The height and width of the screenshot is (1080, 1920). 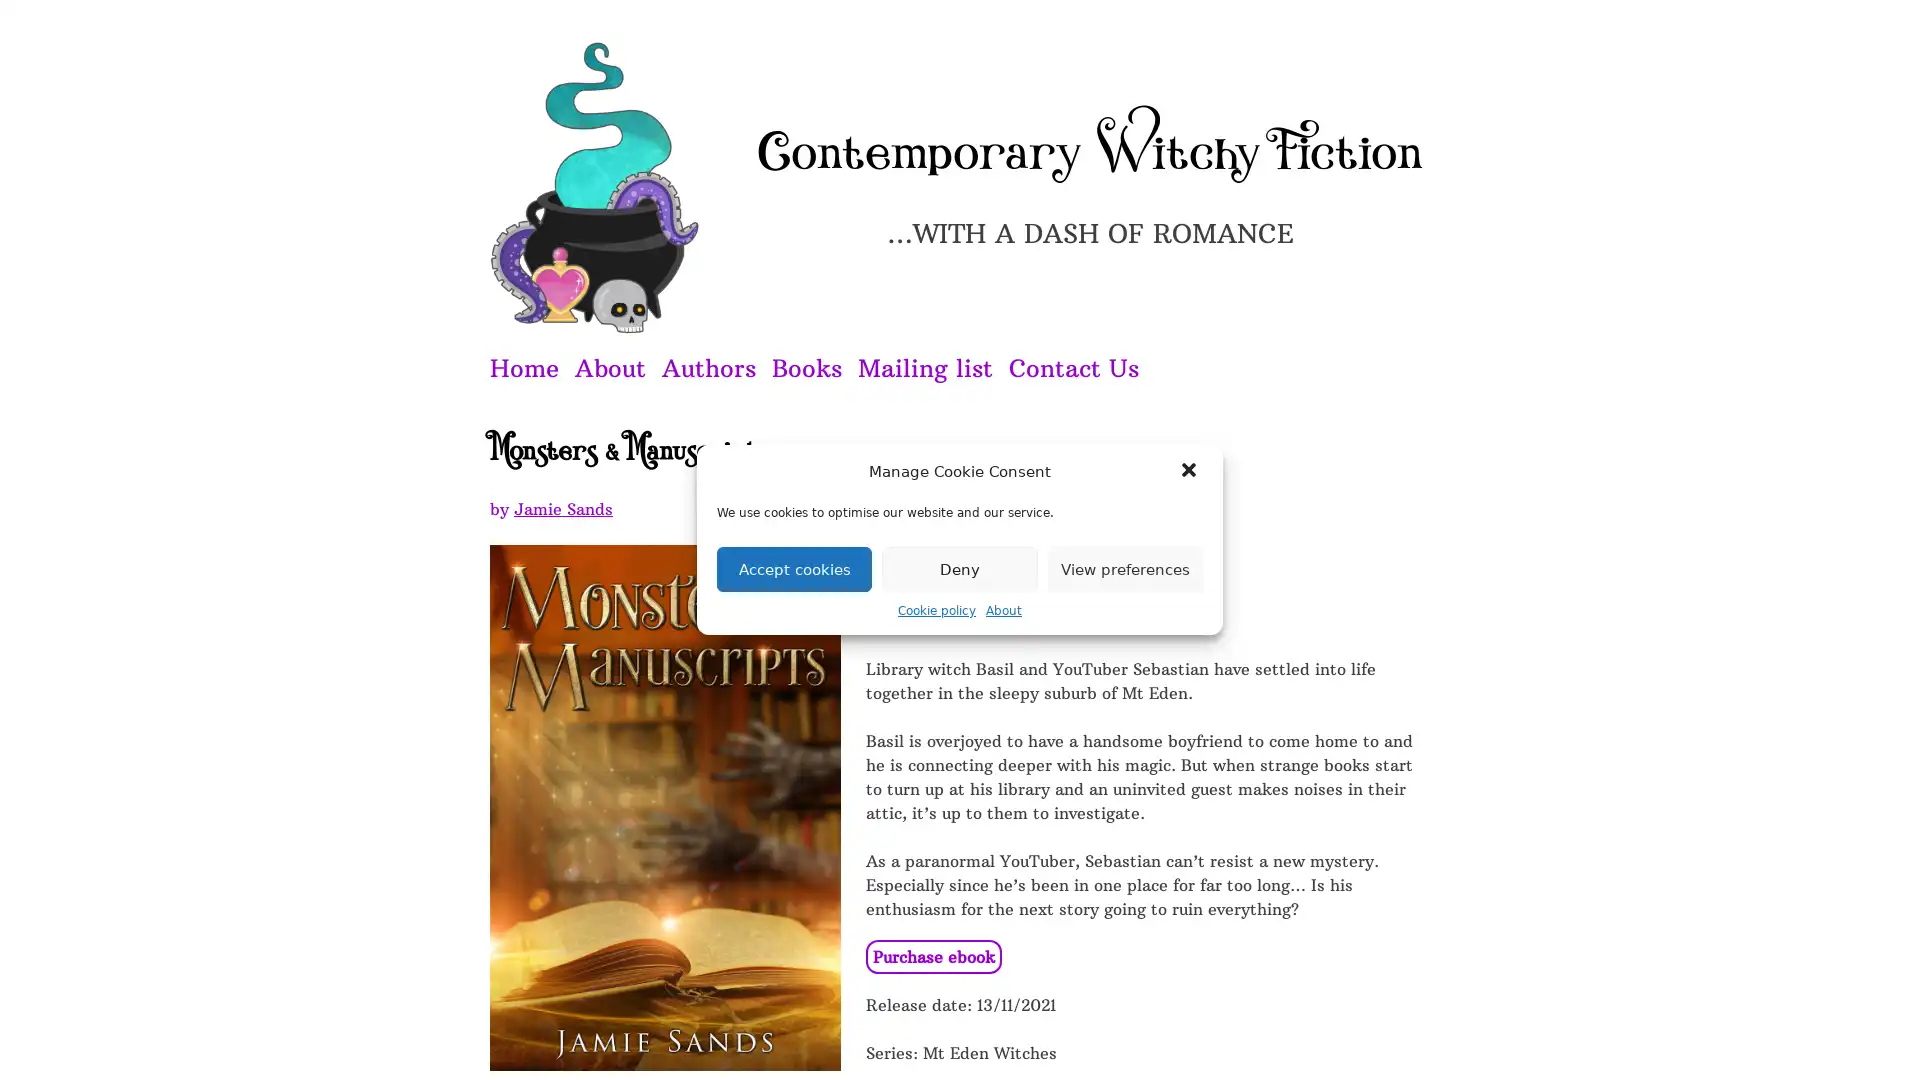 I want to click on Deny, so click(x=958, y=569).